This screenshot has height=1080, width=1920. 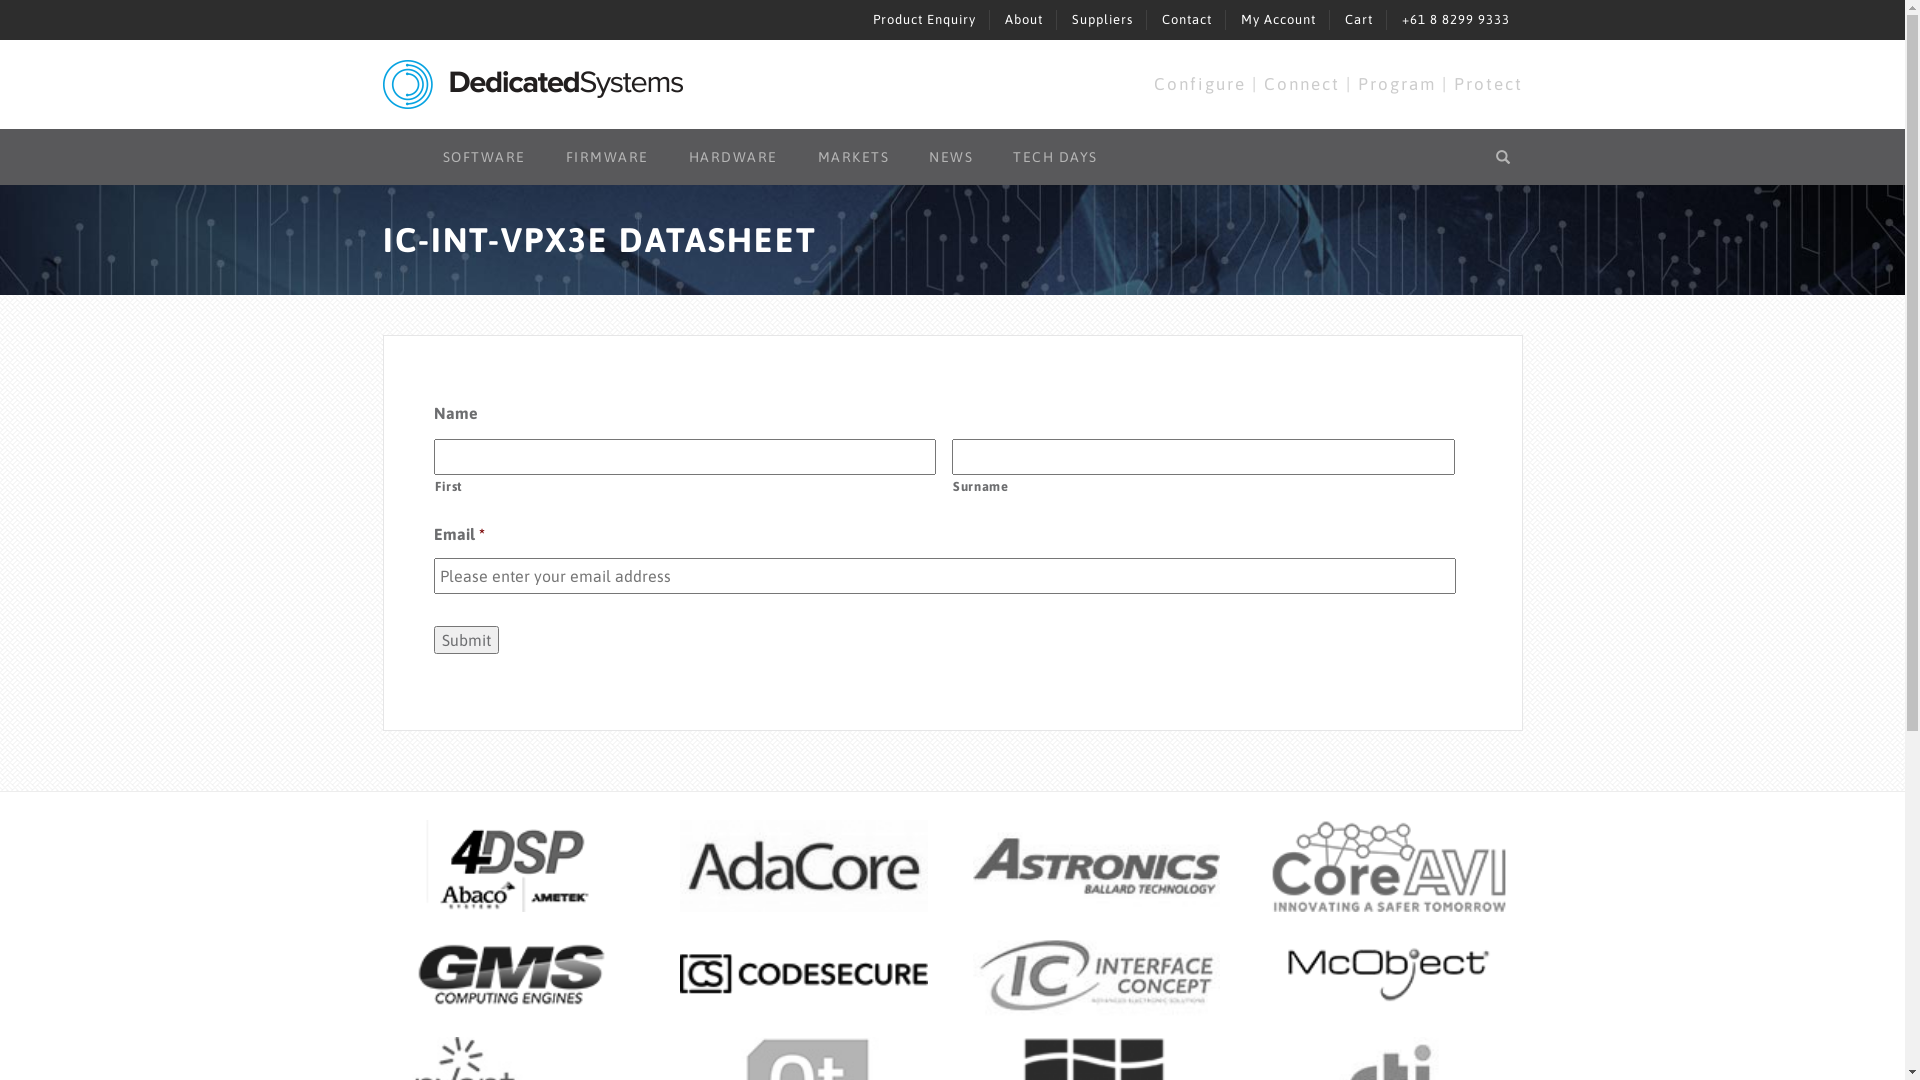 What do you see at coordinates (854, 156) in the screenshot?
I see `'MARKETS'` at bounding box center [854, 156].